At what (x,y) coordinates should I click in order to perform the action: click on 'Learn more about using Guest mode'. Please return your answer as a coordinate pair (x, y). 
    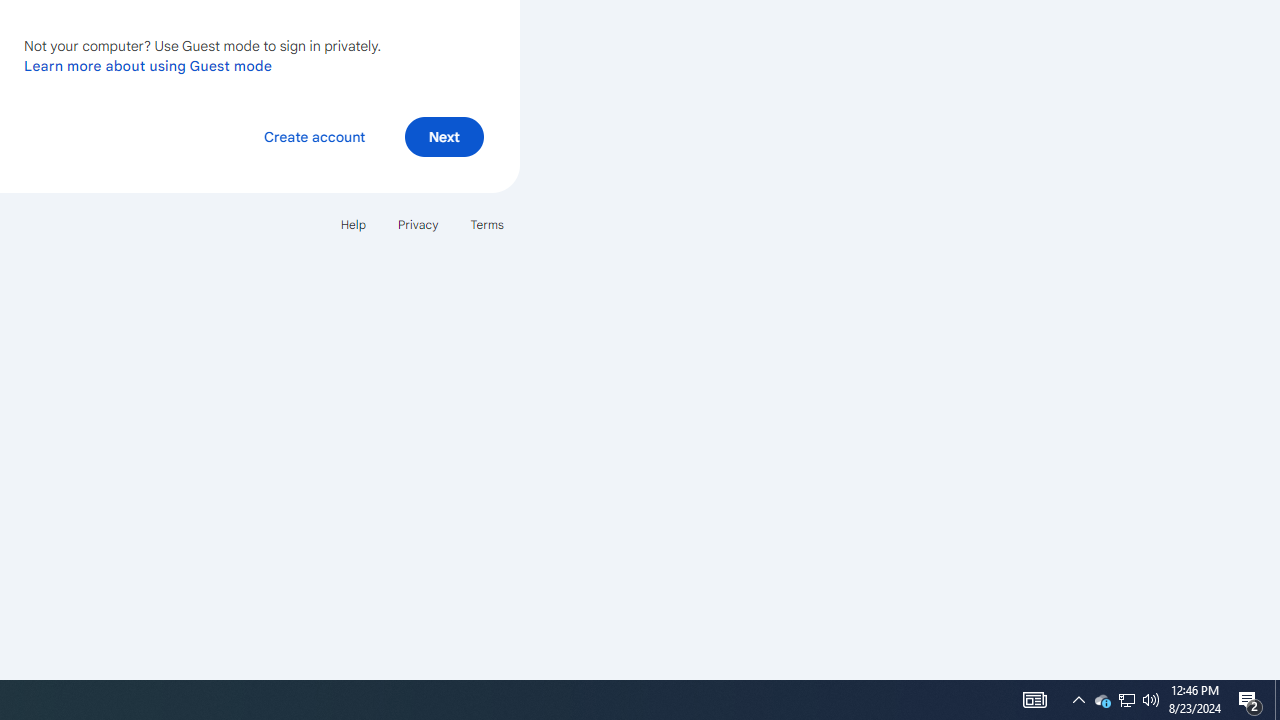
    Looking at the image, I should click on (147, 64).